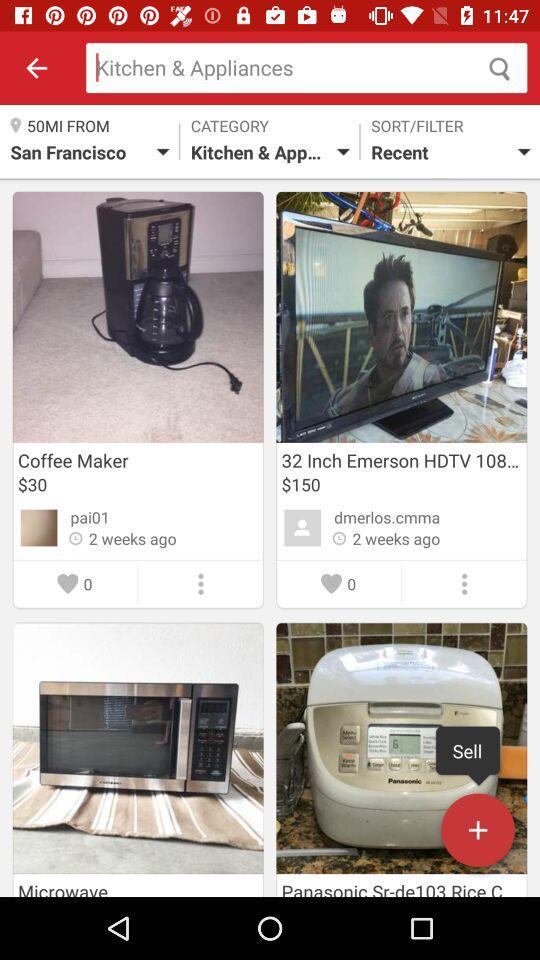 Image resolution: width=540 pixels, height=960 pixels. I want to click on three vertical dots below dmerloscmma, so click(464, 584).